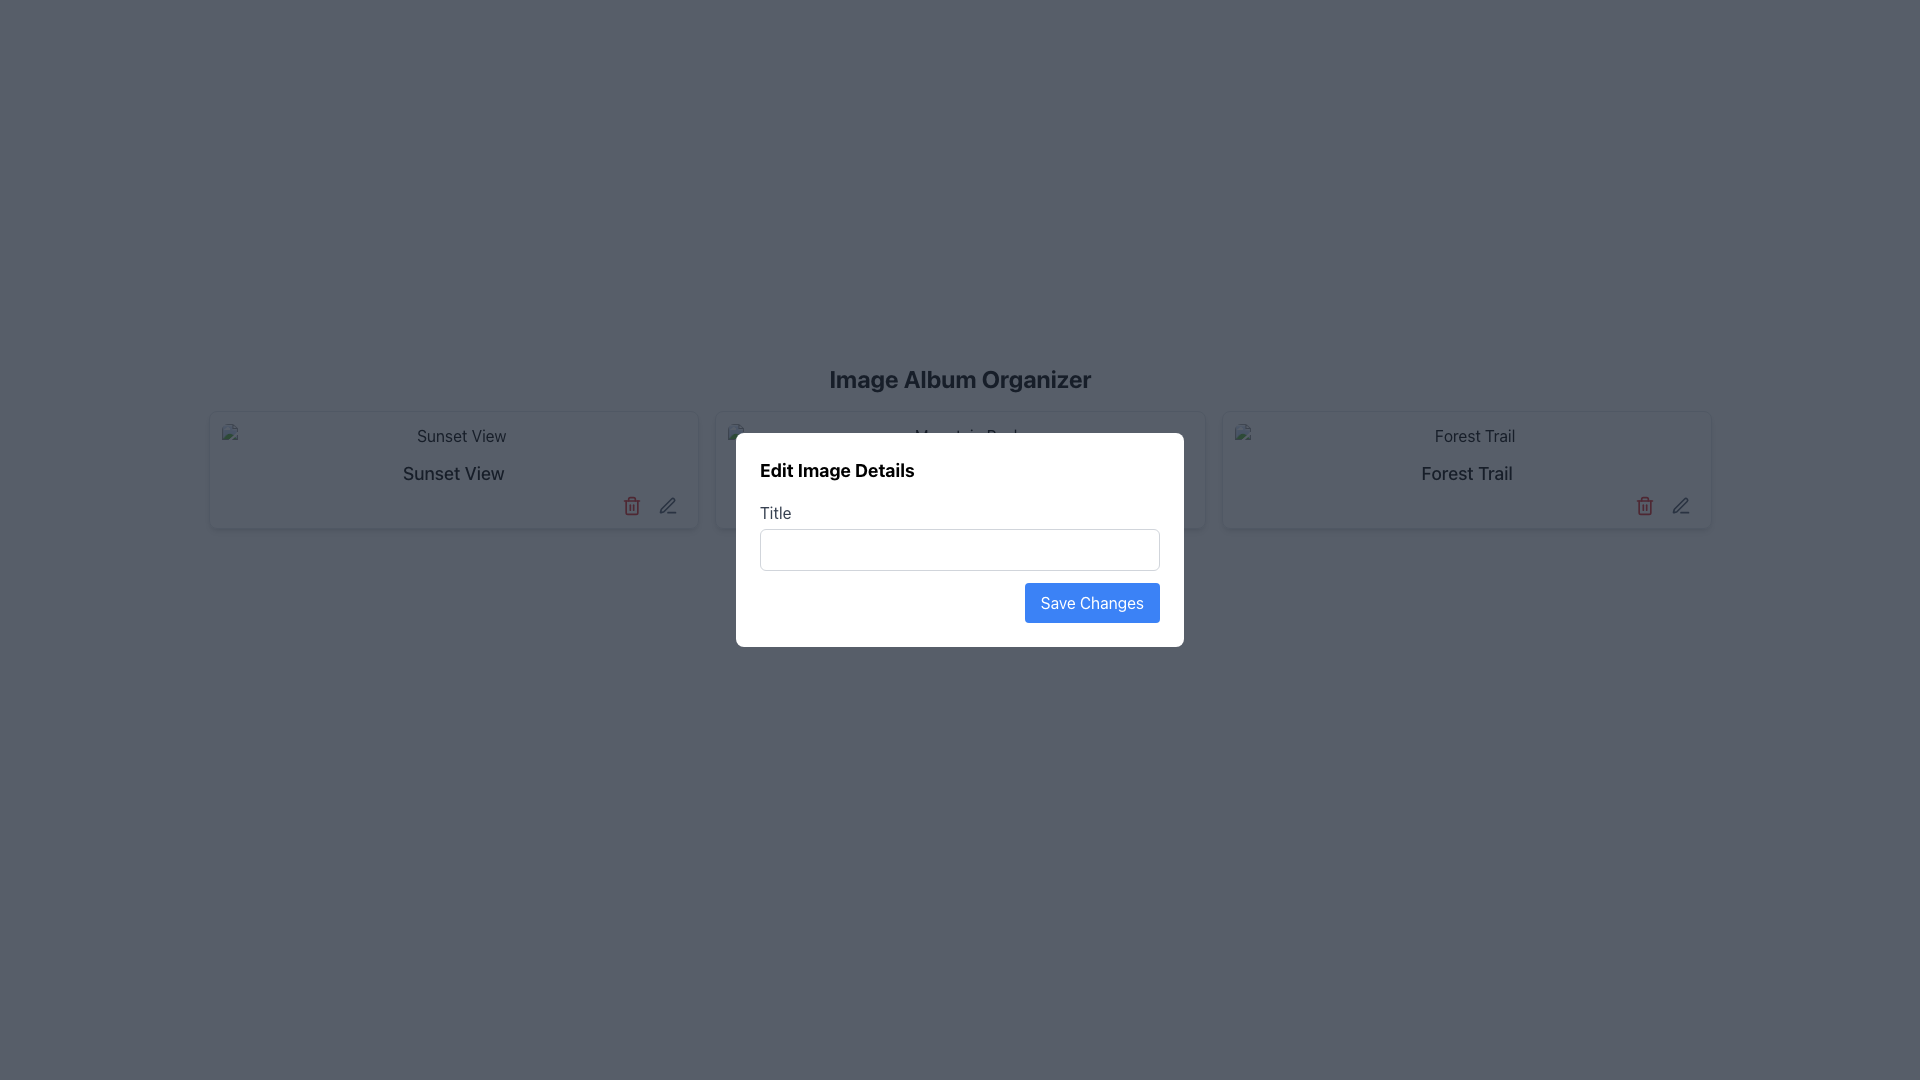 Image resolution: width=1920 pixels, height=1080 pixels. I want to click on the 'Save' button located at the bottom-right corner of the 'Edit Image Details' modal, so click(960, 601).